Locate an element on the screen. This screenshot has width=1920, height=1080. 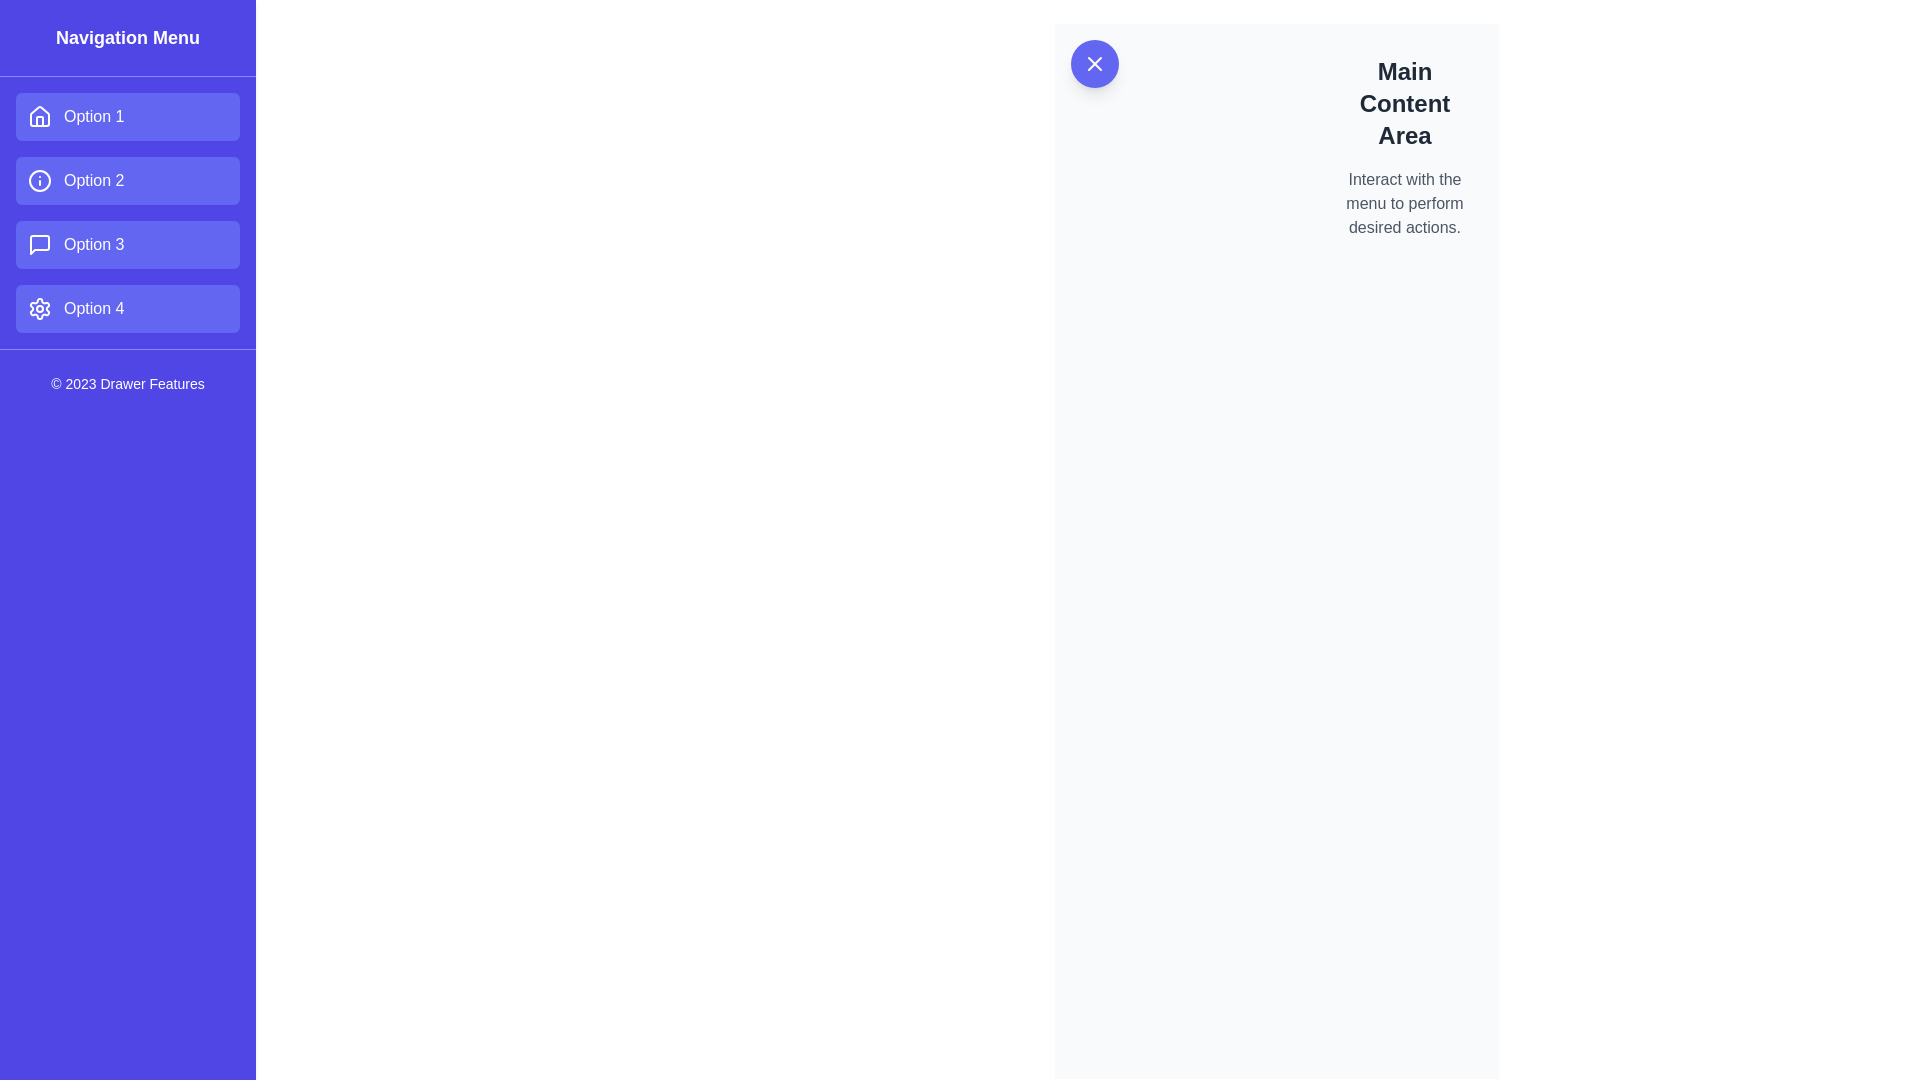
the house-shaped SVG icon inside the 'Option 1' button in the vertical navigation menu is located at coordinates (39, 116).